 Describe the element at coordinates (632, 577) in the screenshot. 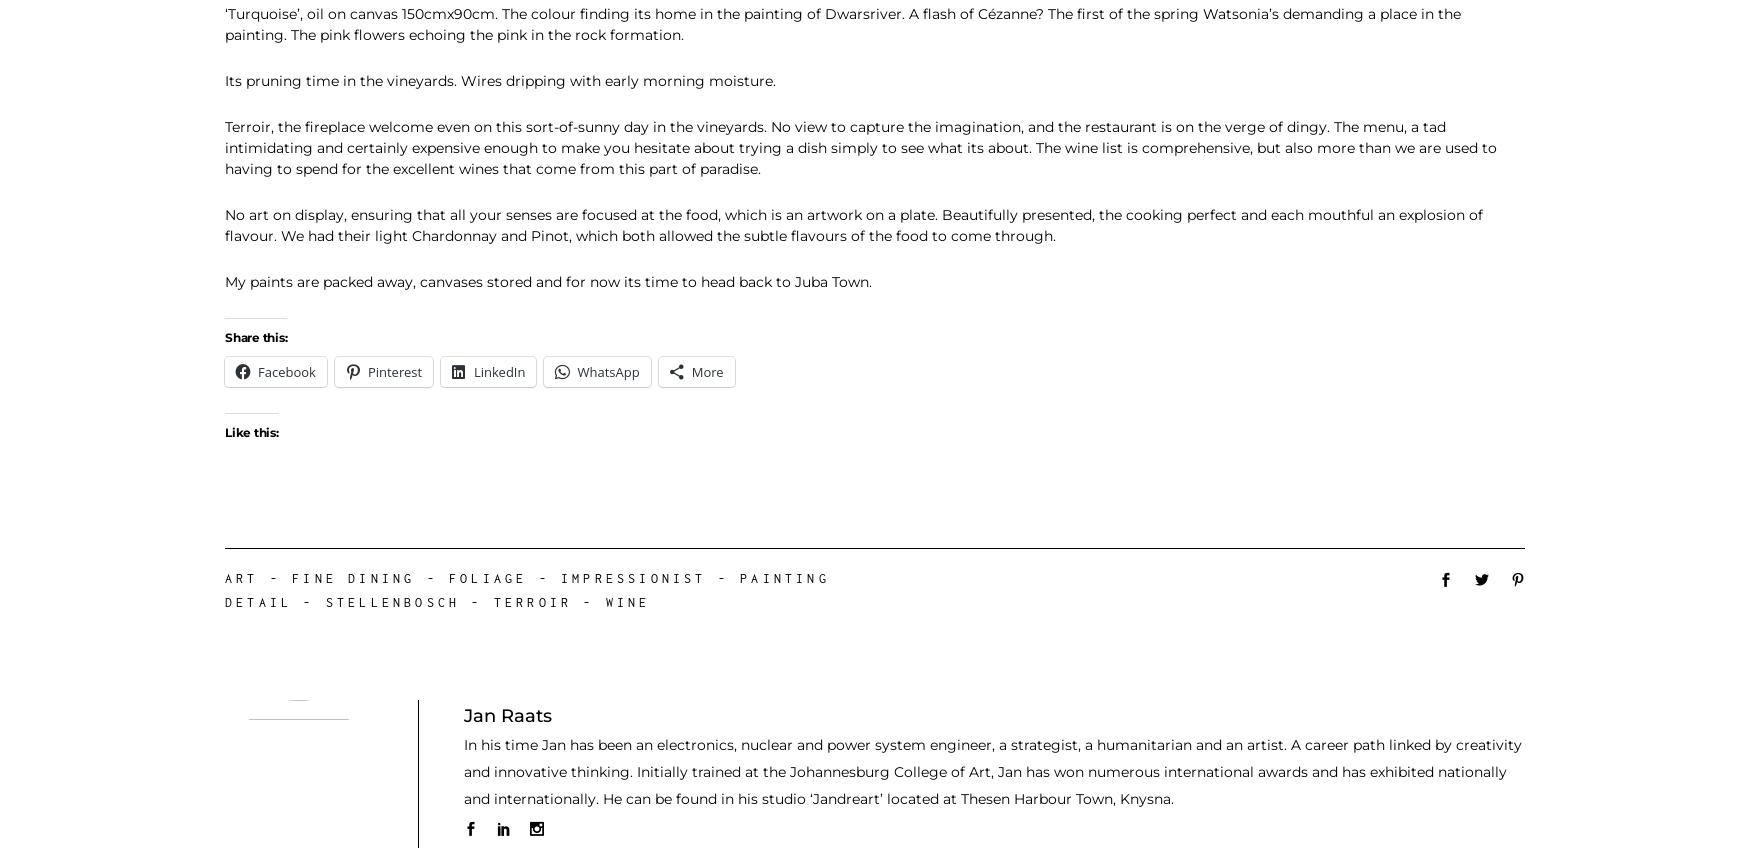

I see `'Impressionist'` at that location.